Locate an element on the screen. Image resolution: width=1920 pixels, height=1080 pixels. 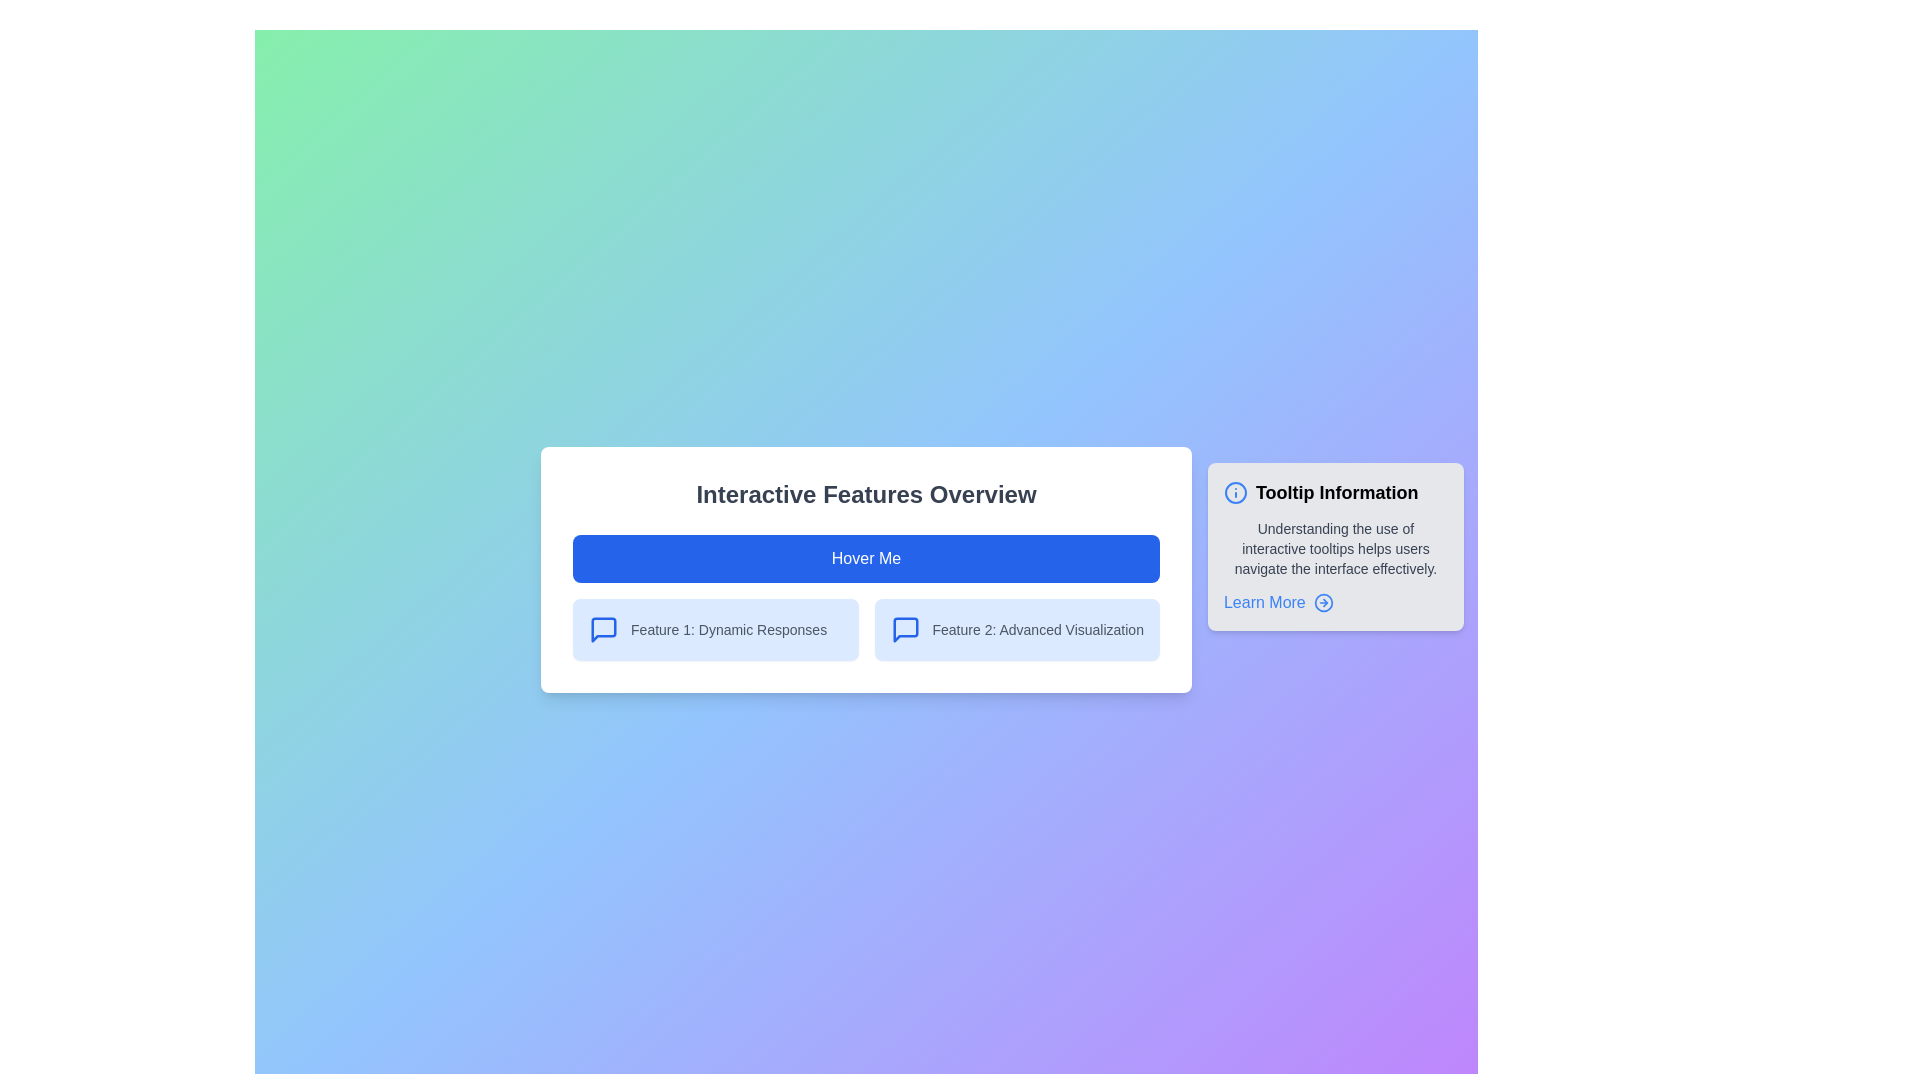
text from the tooltip header located in the top-right corner of the card, right of the information icon is located at coordinates (1337, 493).